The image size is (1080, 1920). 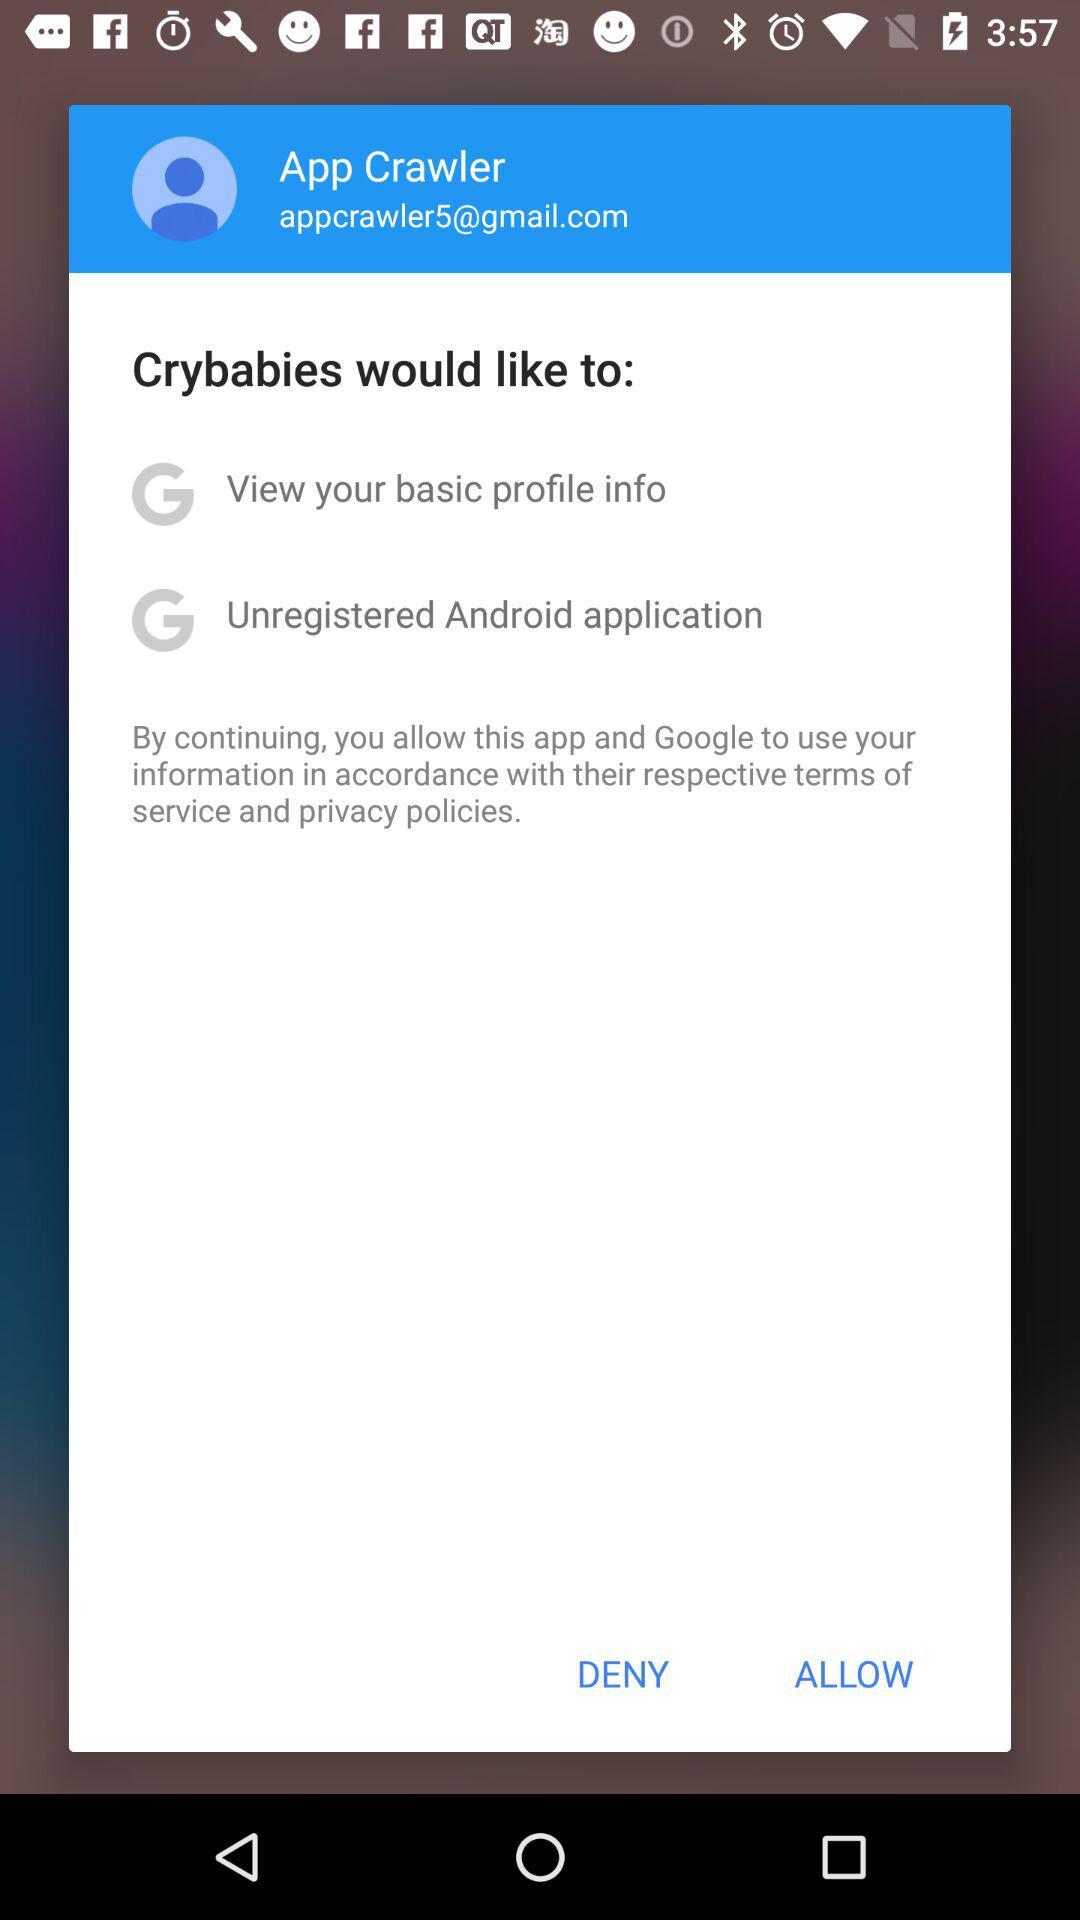 What do you see at coordinates (494, 612) in the screenshot?
I see `the icon above by continuing you icon` at bounding box center [494, 612].